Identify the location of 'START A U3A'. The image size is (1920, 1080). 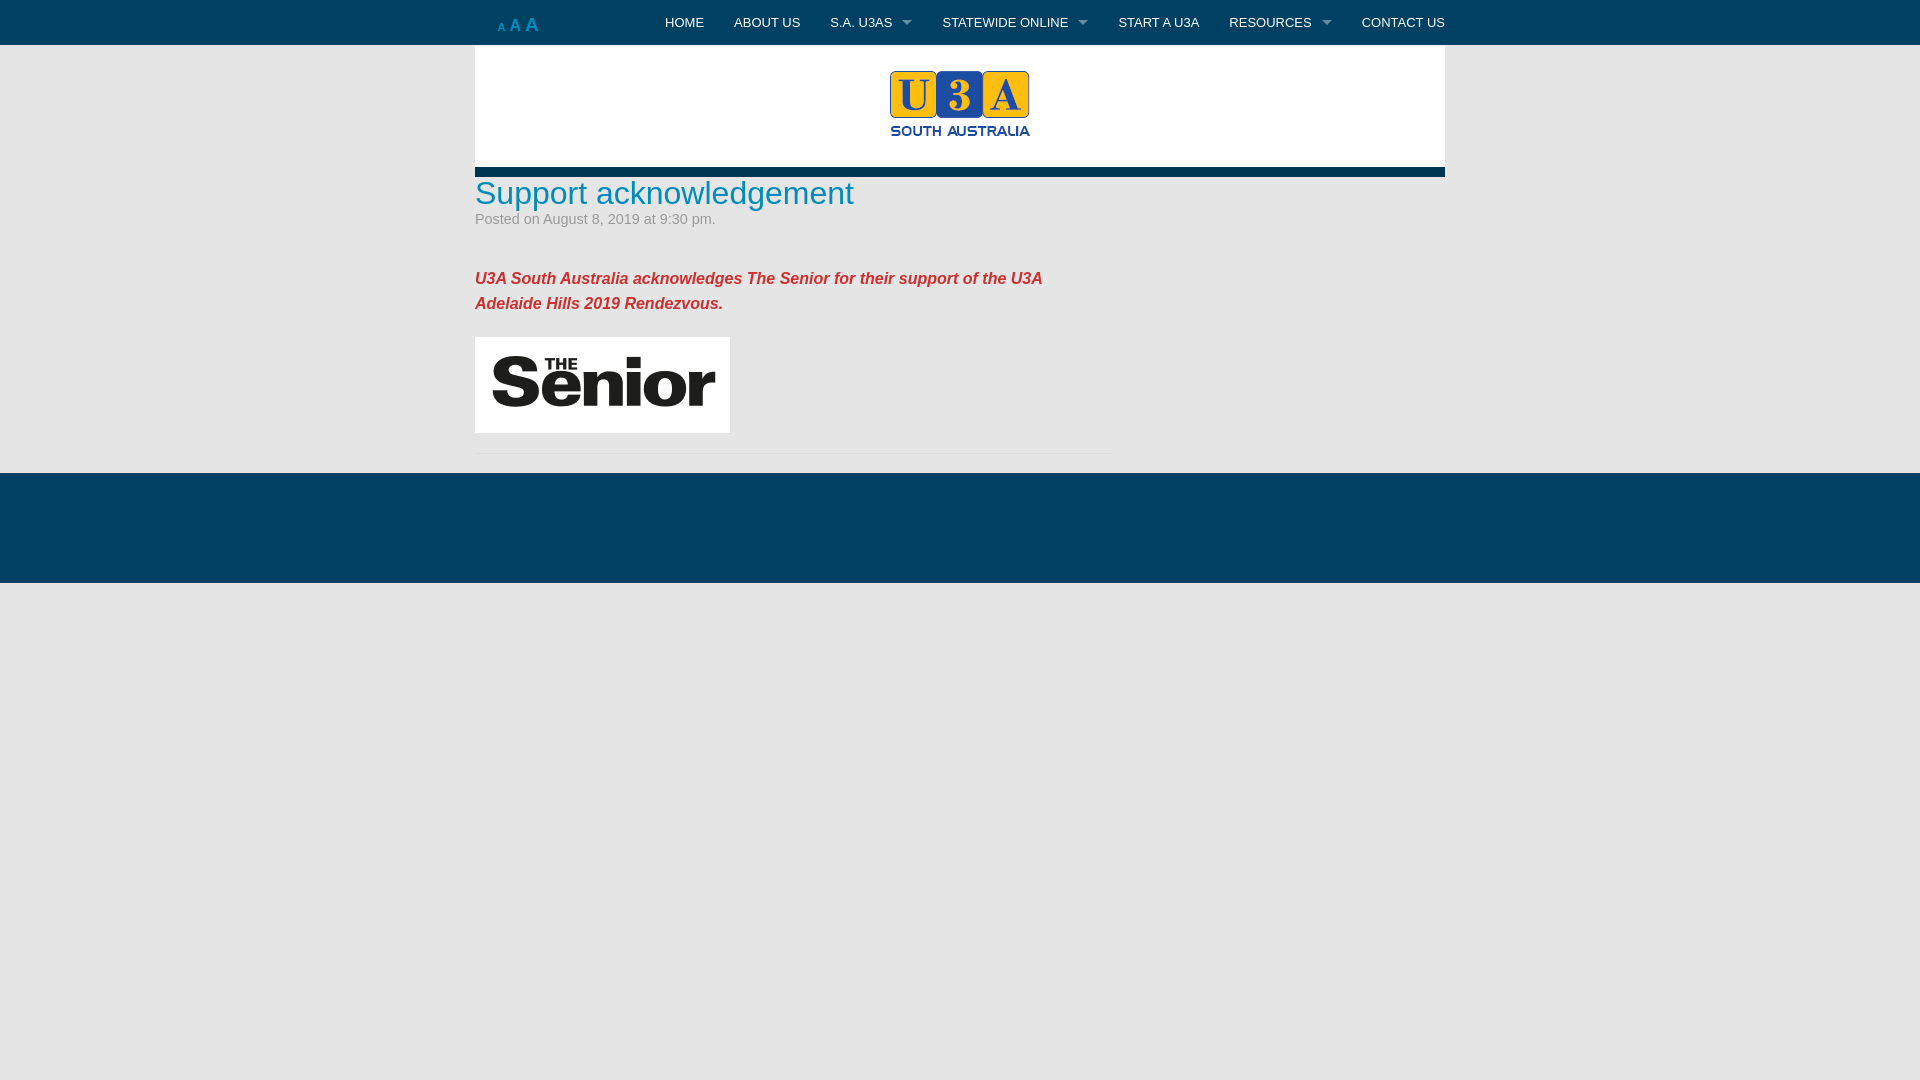
(1158, 22).